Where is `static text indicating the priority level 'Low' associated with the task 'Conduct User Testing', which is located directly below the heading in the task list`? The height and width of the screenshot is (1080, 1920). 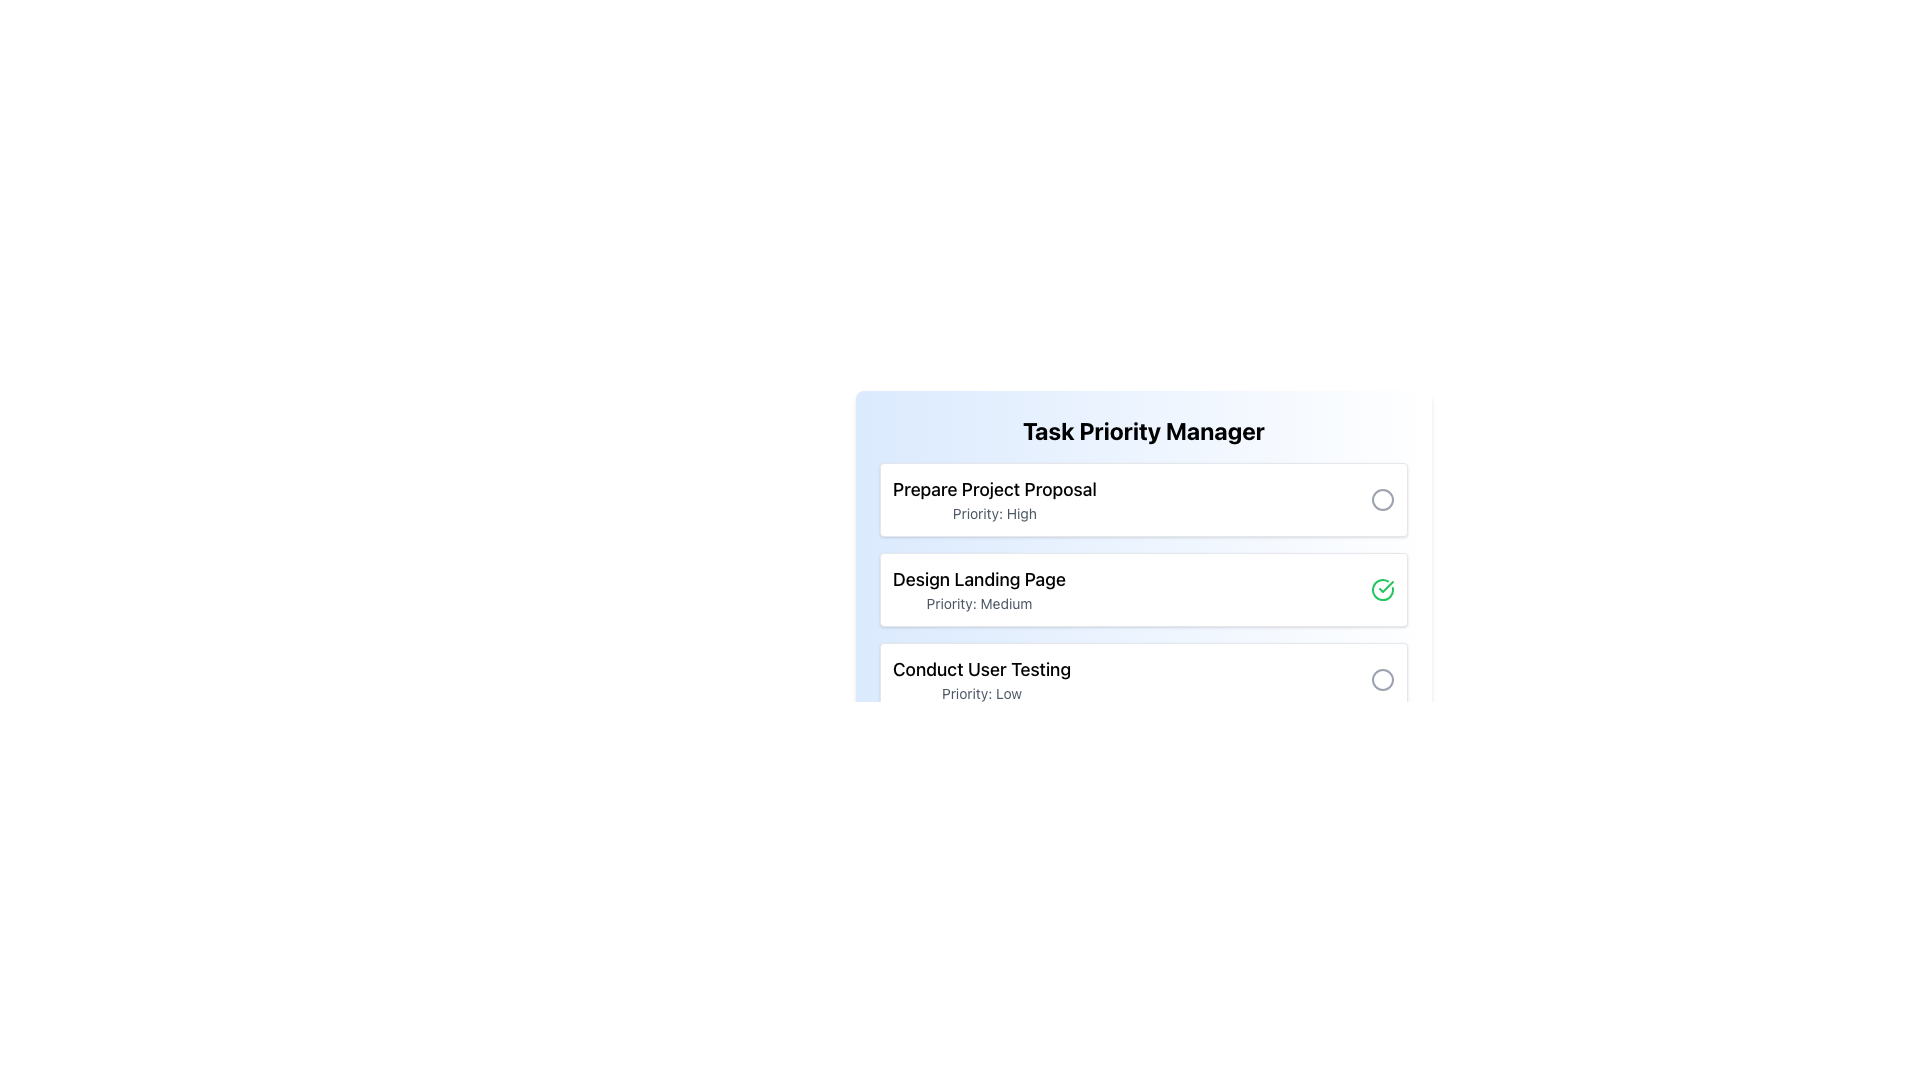 static text indicating the priority level 'Low' associated with the task 'Conduct User Testing', which is located directly below the heading in the task list is located at coordinates (982, 693).